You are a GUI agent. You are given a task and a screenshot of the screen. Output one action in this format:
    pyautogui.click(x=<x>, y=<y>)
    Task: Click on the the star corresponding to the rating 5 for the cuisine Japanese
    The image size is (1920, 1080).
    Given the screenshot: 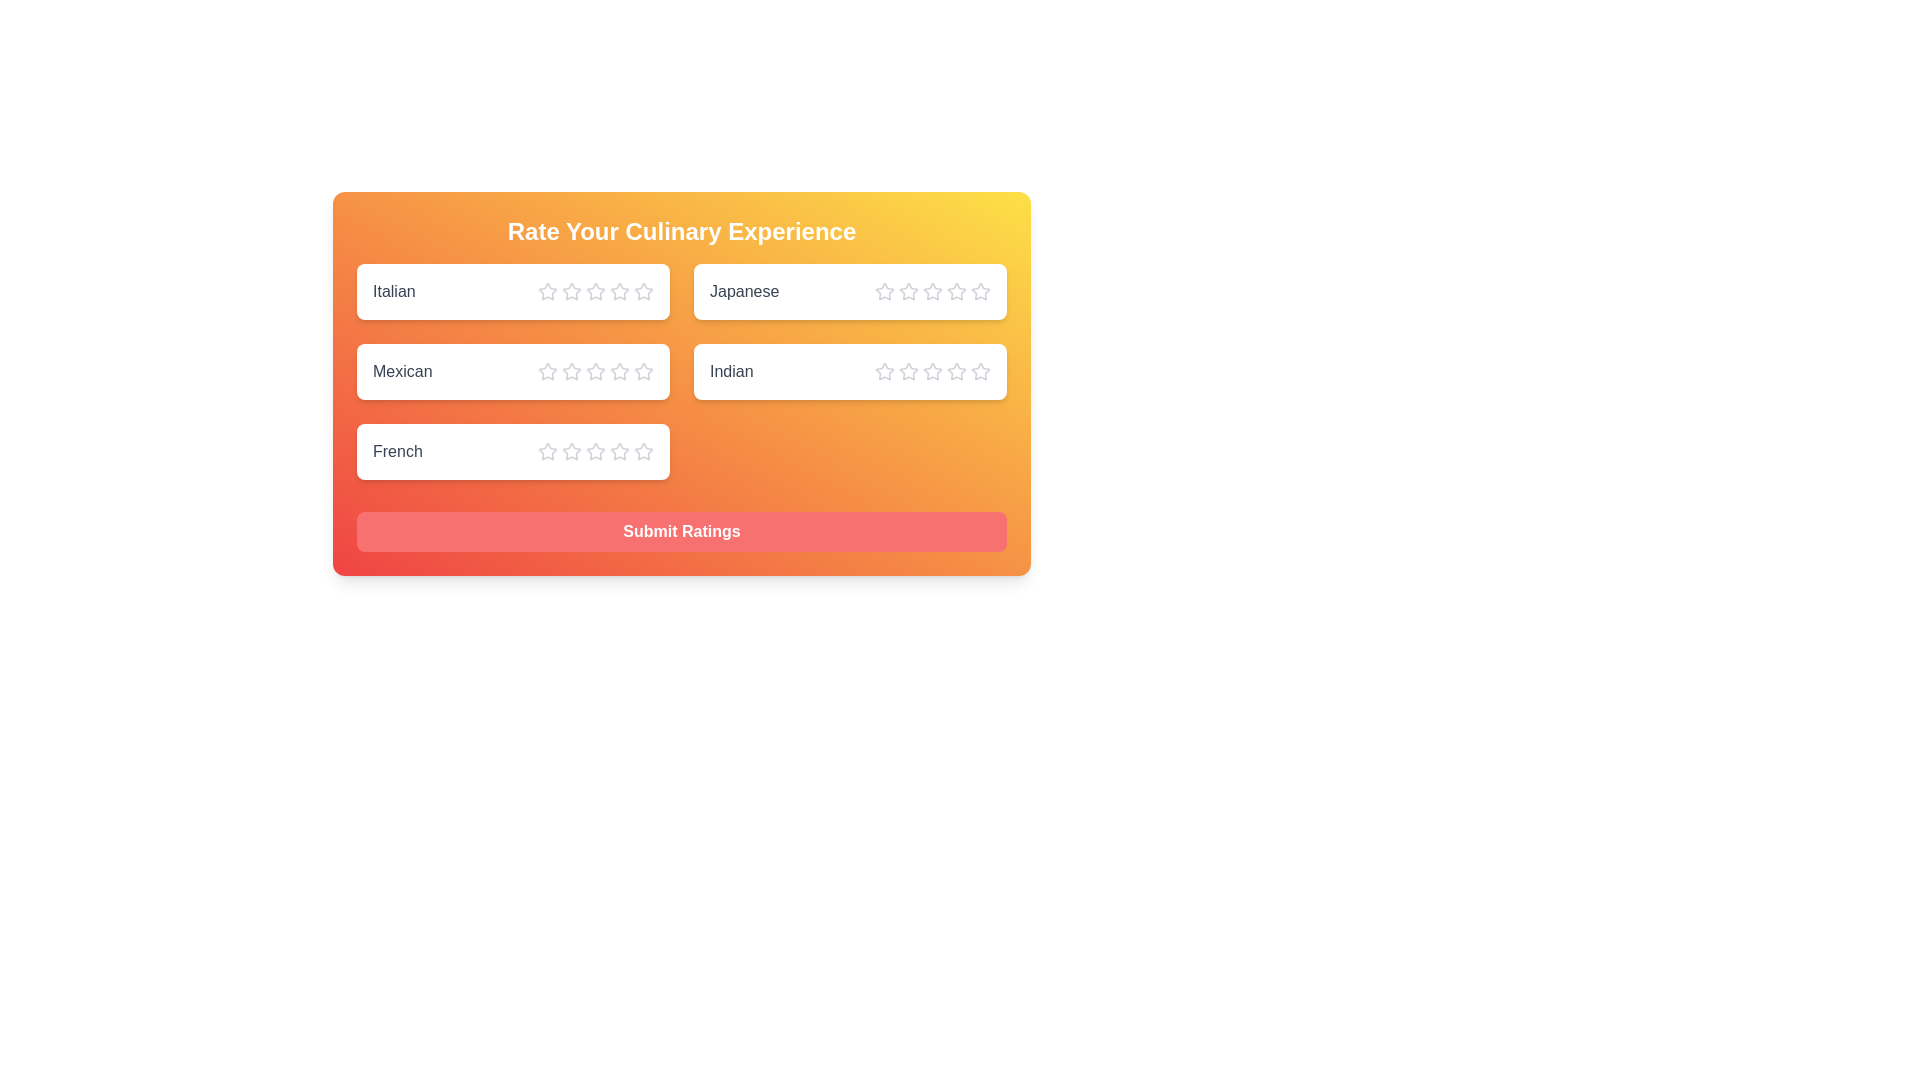 What is the action you would take?
    pyautogui.click(x=980, y=292)
    